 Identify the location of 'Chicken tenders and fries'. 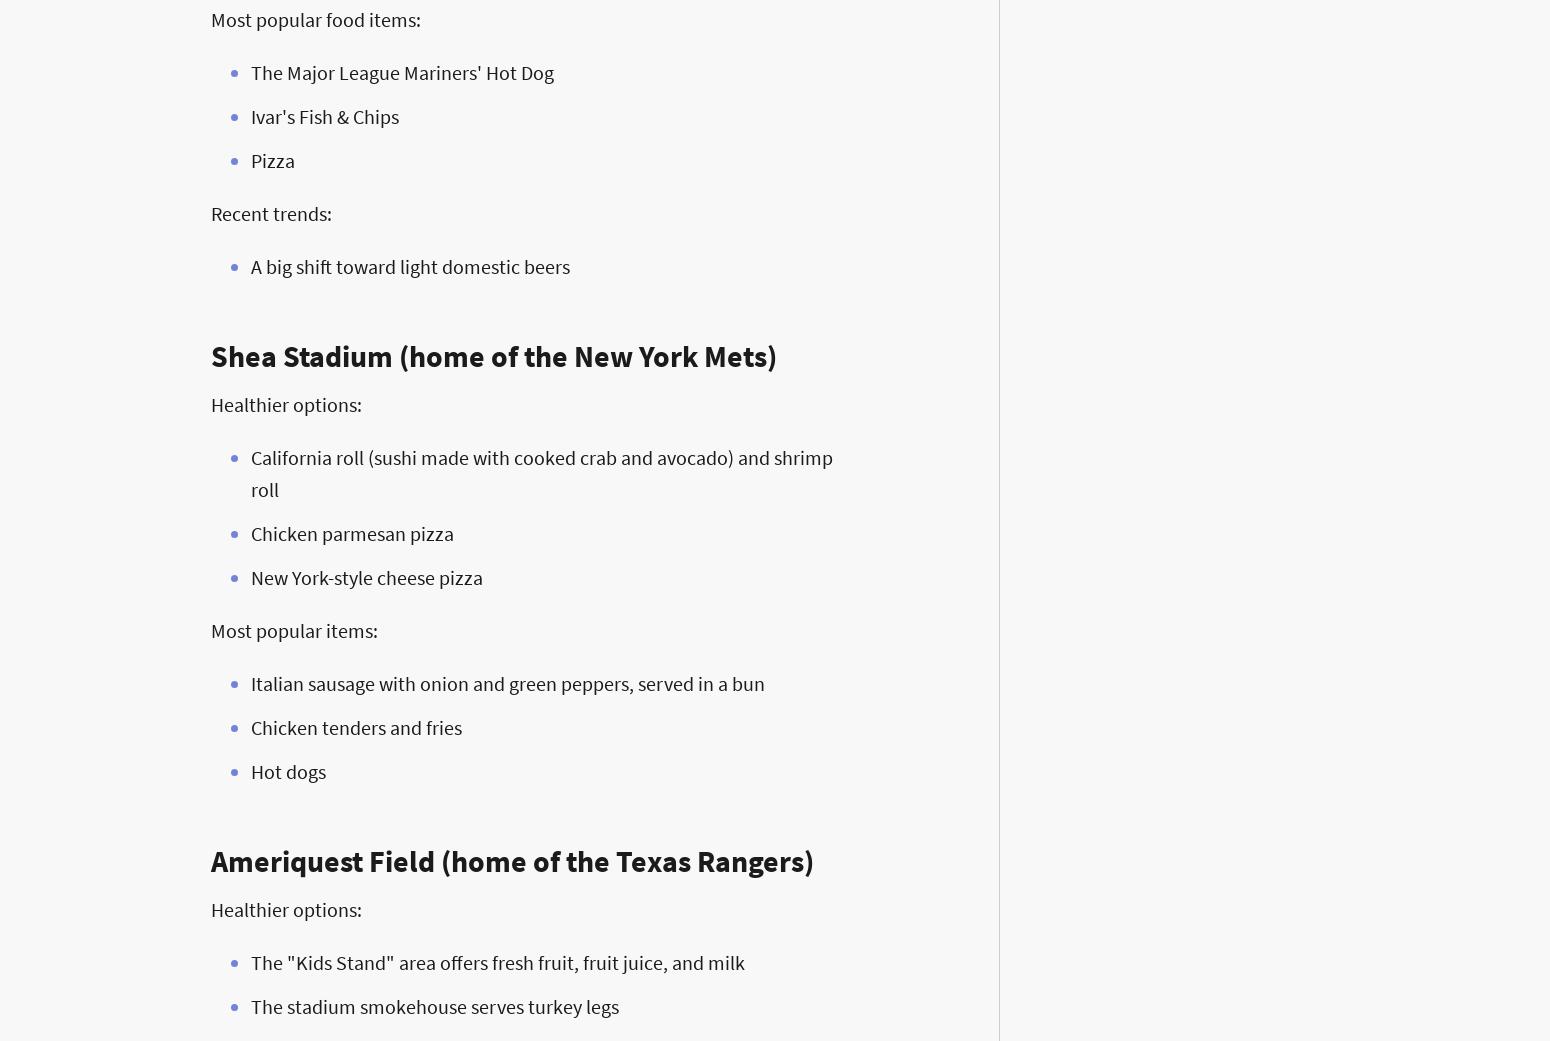
(355, 726).